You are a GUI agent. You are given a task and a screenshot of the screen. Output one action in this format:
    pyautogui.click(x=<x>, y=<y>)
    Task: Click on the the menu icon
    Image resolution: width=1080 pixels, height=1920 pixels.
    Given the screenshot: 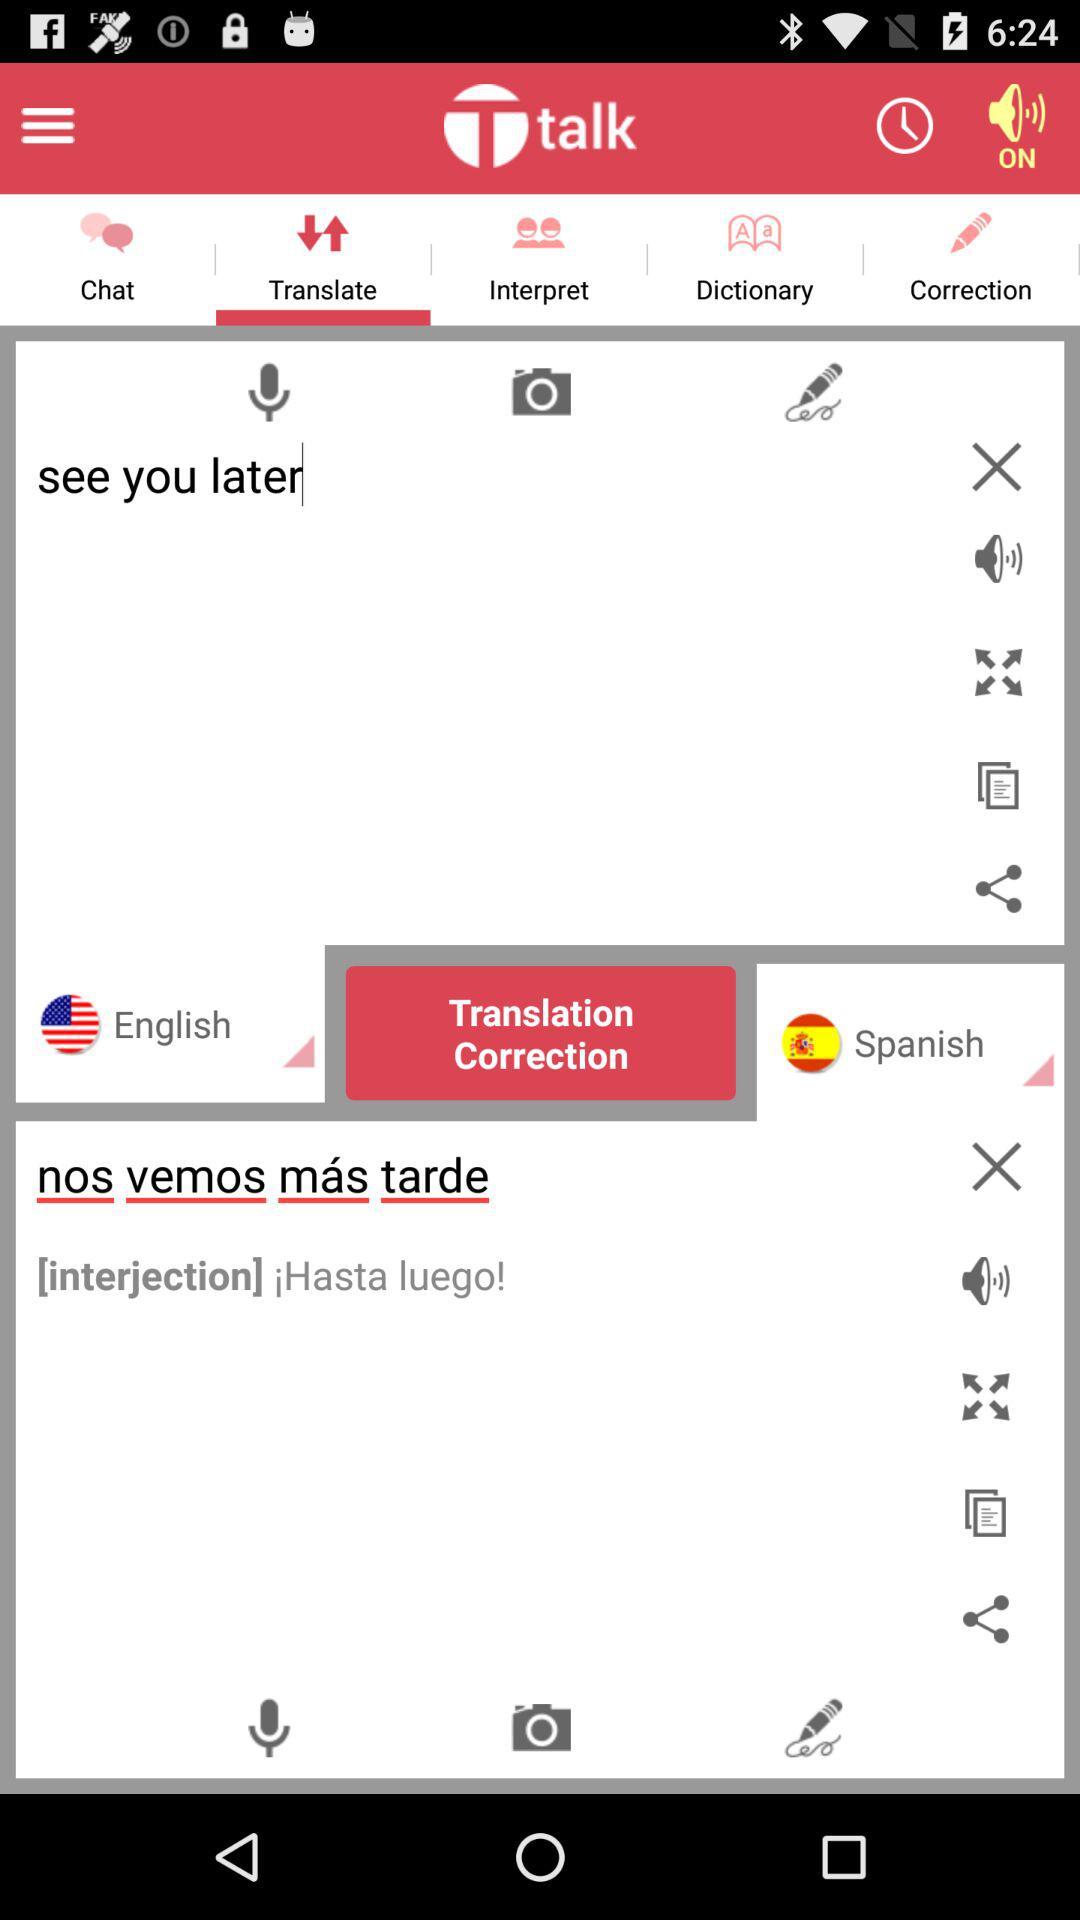 What is the action you would take?
    pyautogui.click(x=46, y=133)
    